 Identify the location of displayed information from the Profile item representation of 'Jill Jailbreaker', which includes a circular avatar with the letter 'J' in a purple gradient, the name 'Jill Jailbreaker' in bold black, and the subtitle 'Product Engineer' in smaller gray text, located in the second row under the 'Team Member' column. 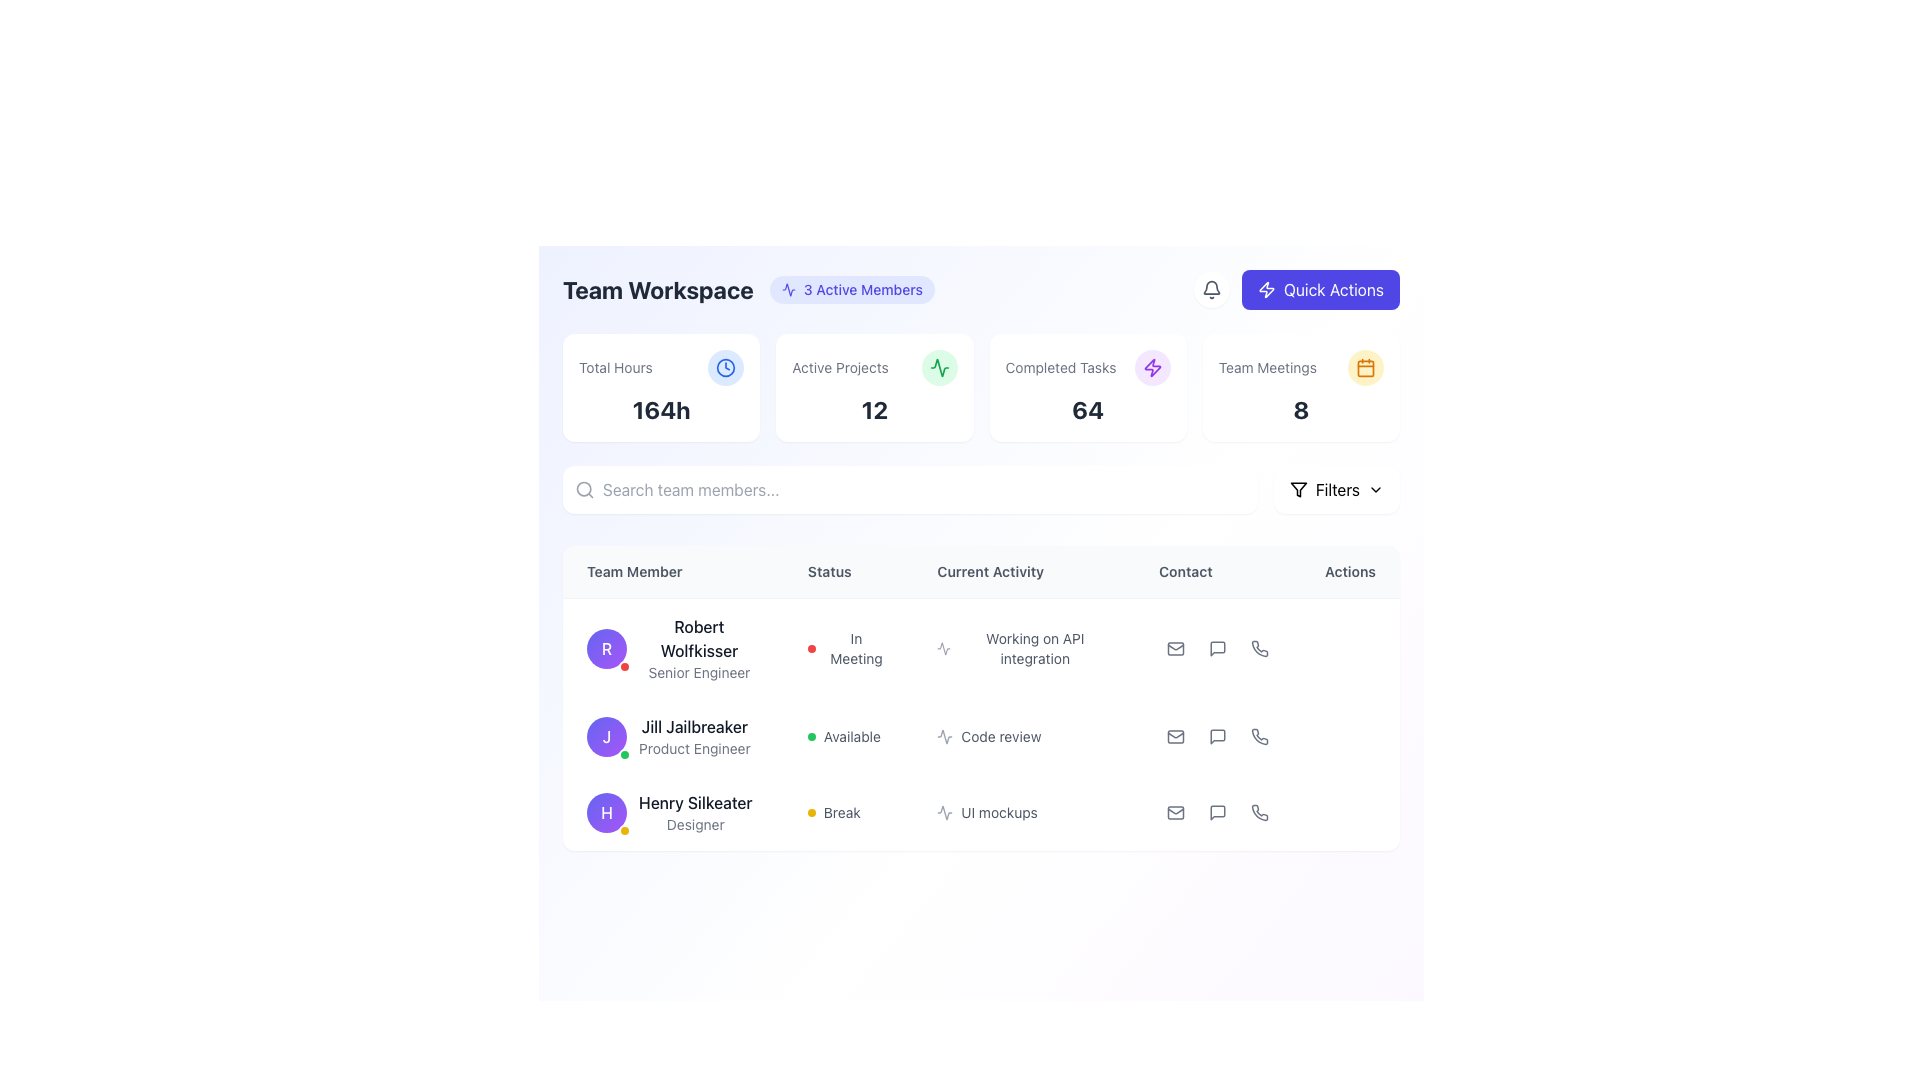
(673, 736).